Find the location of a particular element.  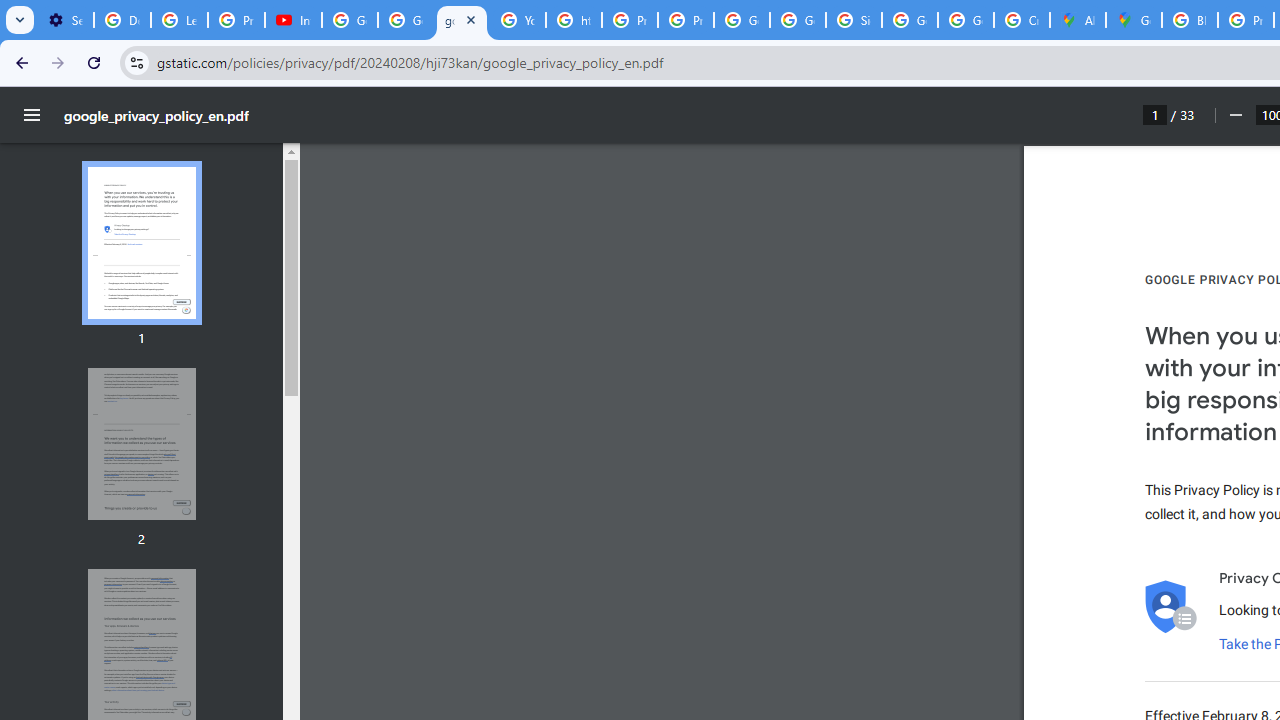

'Page number' is located at coordinates (1155, 114).